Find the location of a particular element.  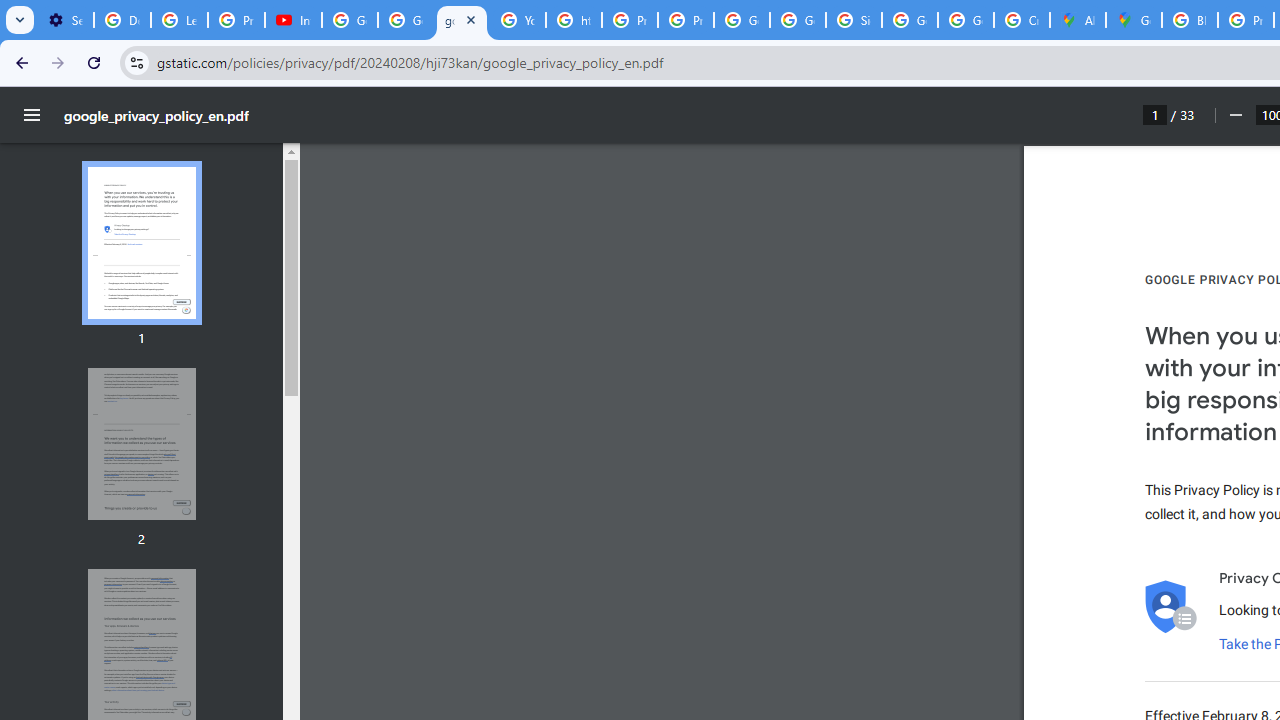

'Page number' is located at coordinates (1155, 114).